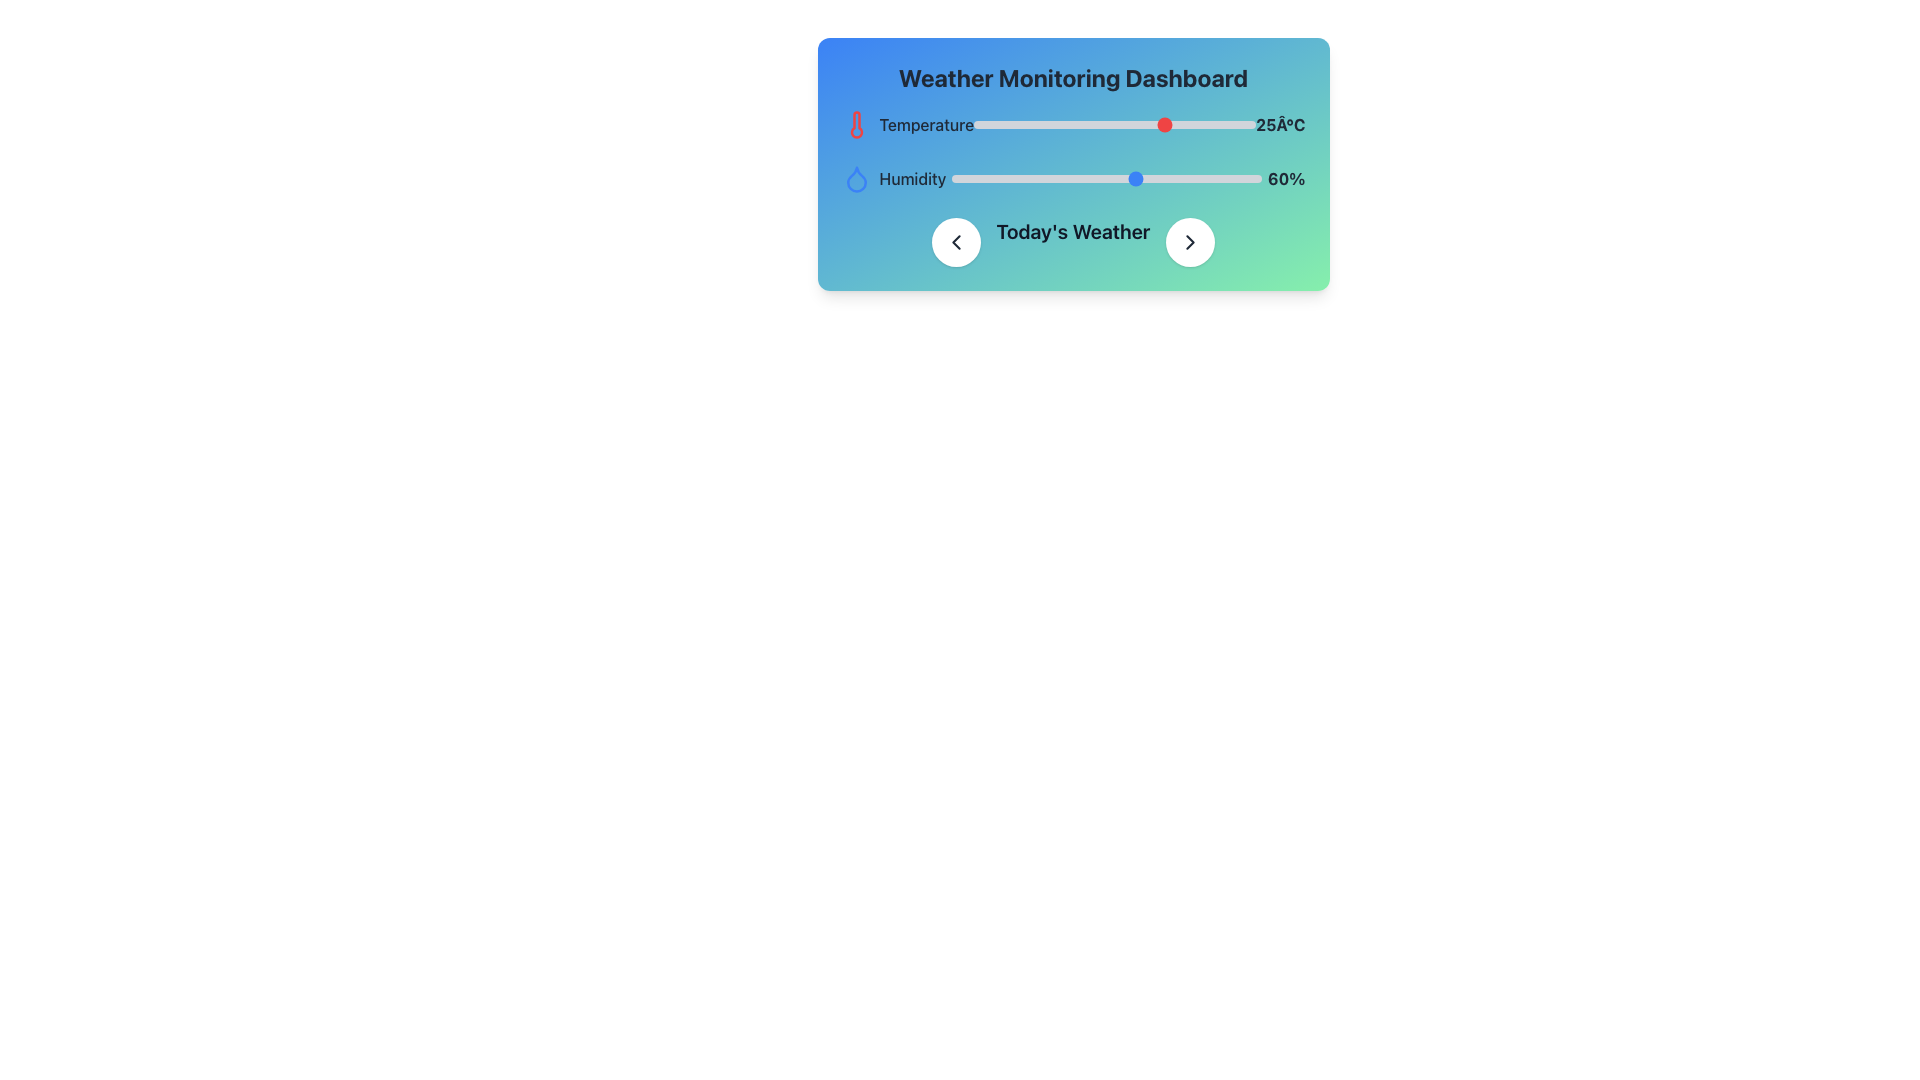  Describe the element at coordinates (1072, 241) in the screenshot. I see `the text label reading 'Today's Weather' which is styled in bold and located at the center-bottom of a gradient background module` at that location.